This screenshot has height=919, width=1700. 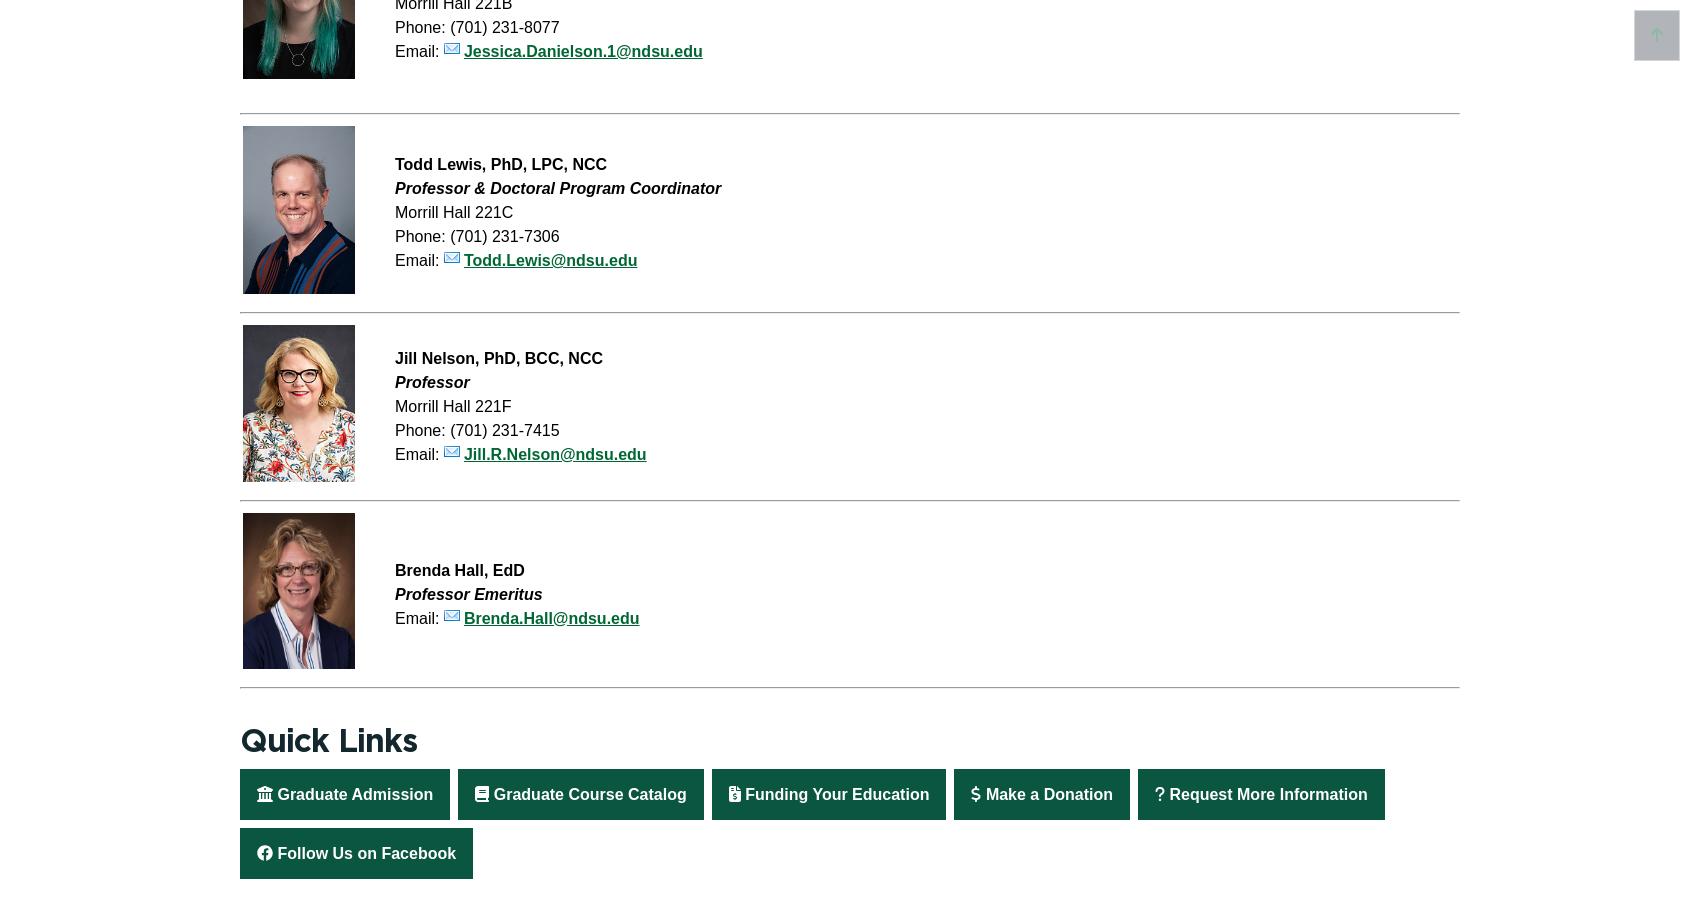 What do you see at coordinates (833, 794) in the screenshot?
I see `'Funding Your Education'` at bounding box center [833, 794].